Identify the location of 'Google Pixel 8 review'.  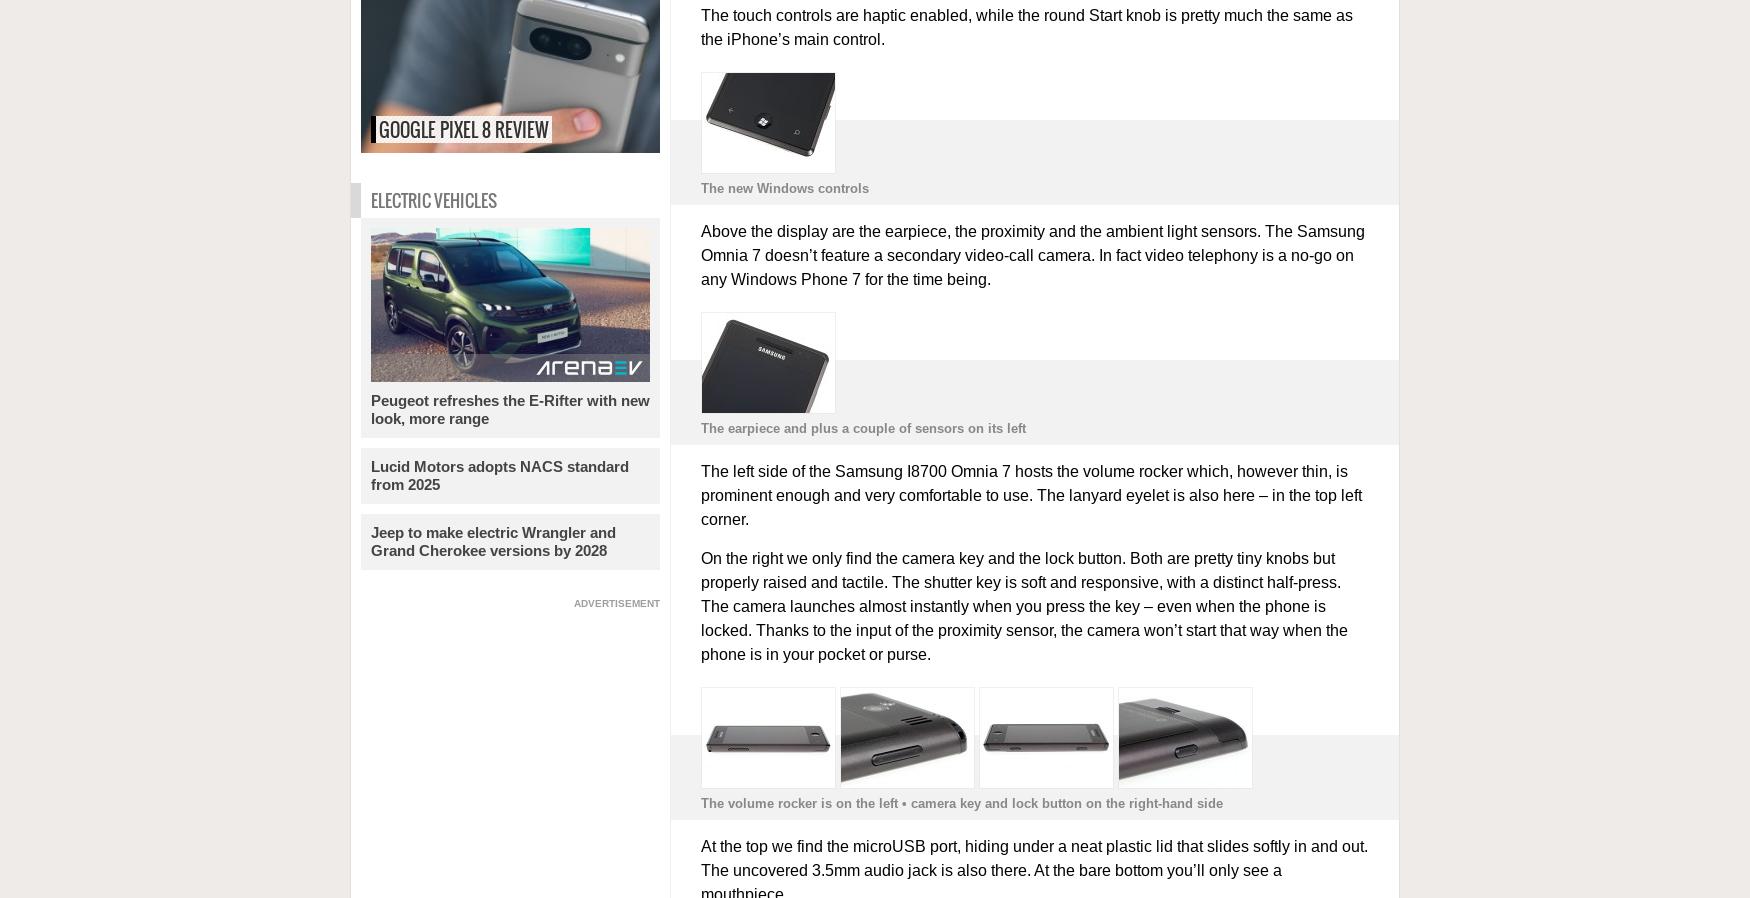
(463, 128).